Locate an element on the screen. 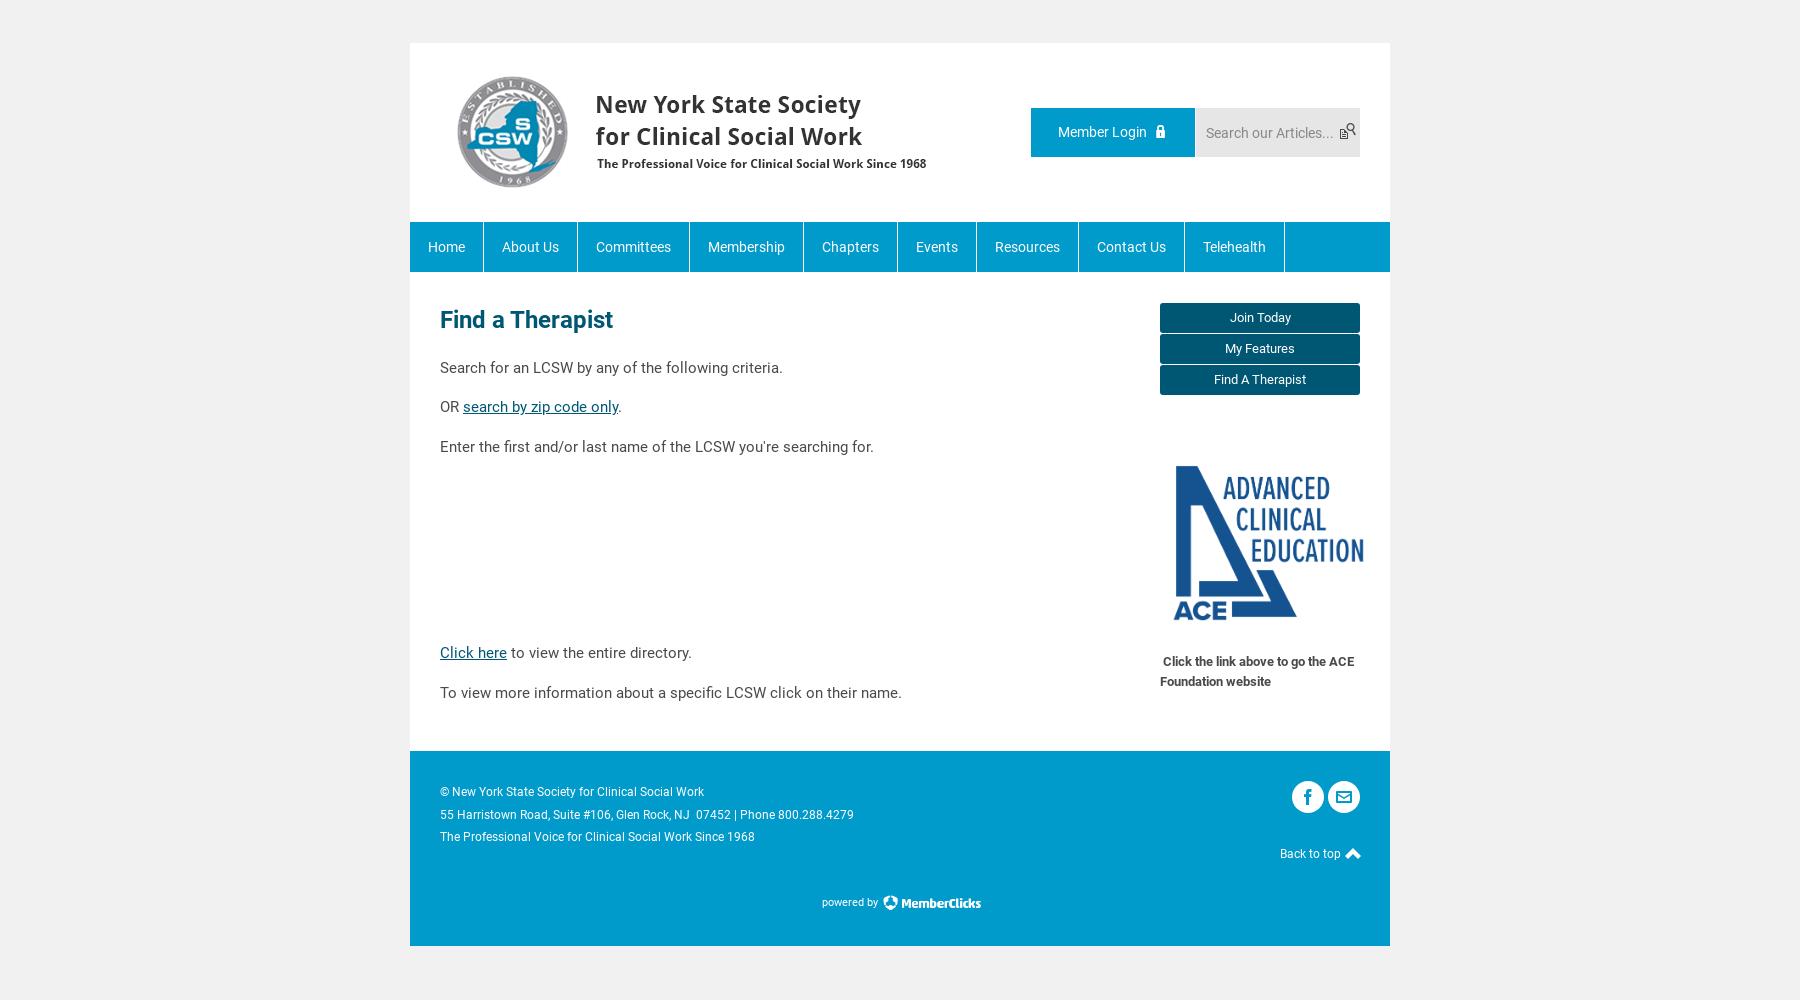 The image size is (1800, 1000). 'Enter the first and/or last name of the LCSW you're searching for.' is located at coordinates (657, 445).